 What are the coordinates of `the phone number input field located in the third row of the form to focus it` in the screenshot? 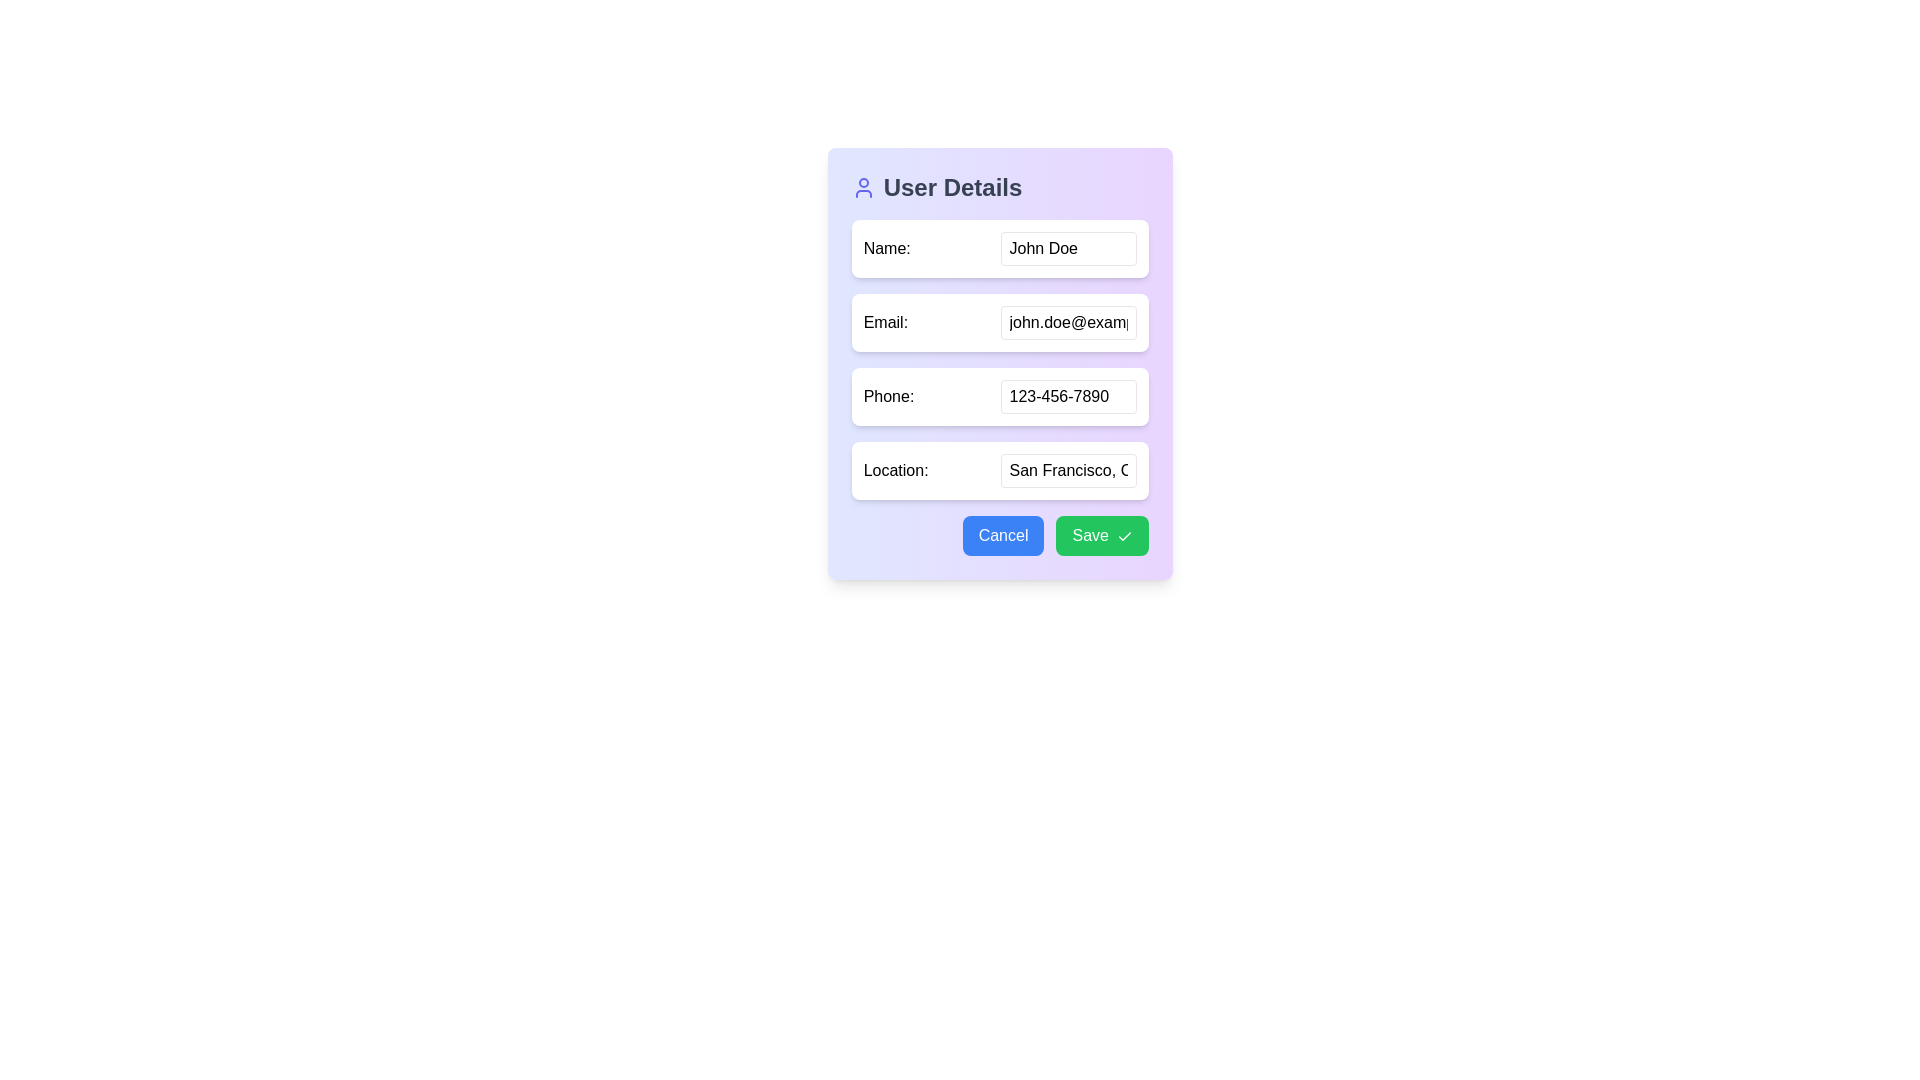 It's located at (1000, 397).